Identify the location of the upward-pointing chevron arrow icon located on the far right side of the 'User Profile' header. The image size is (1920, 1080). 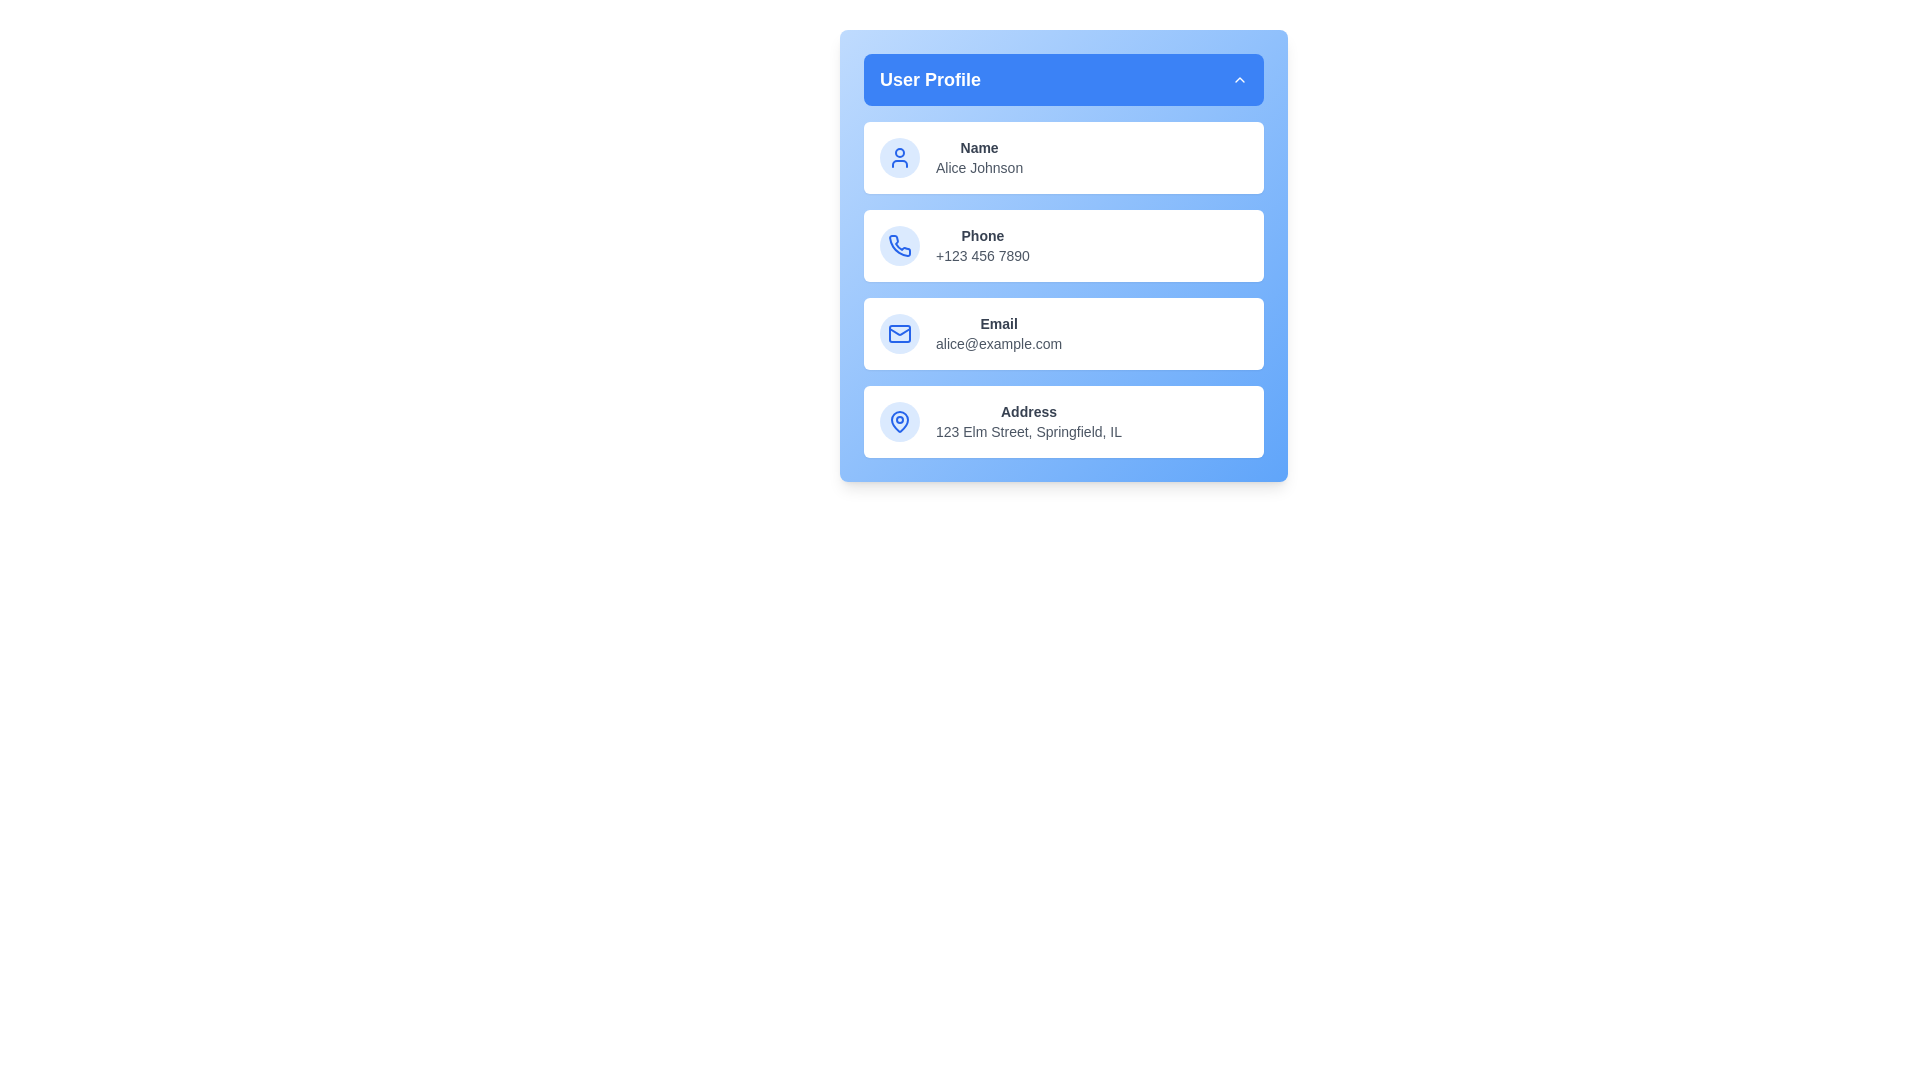
(1238, 79).